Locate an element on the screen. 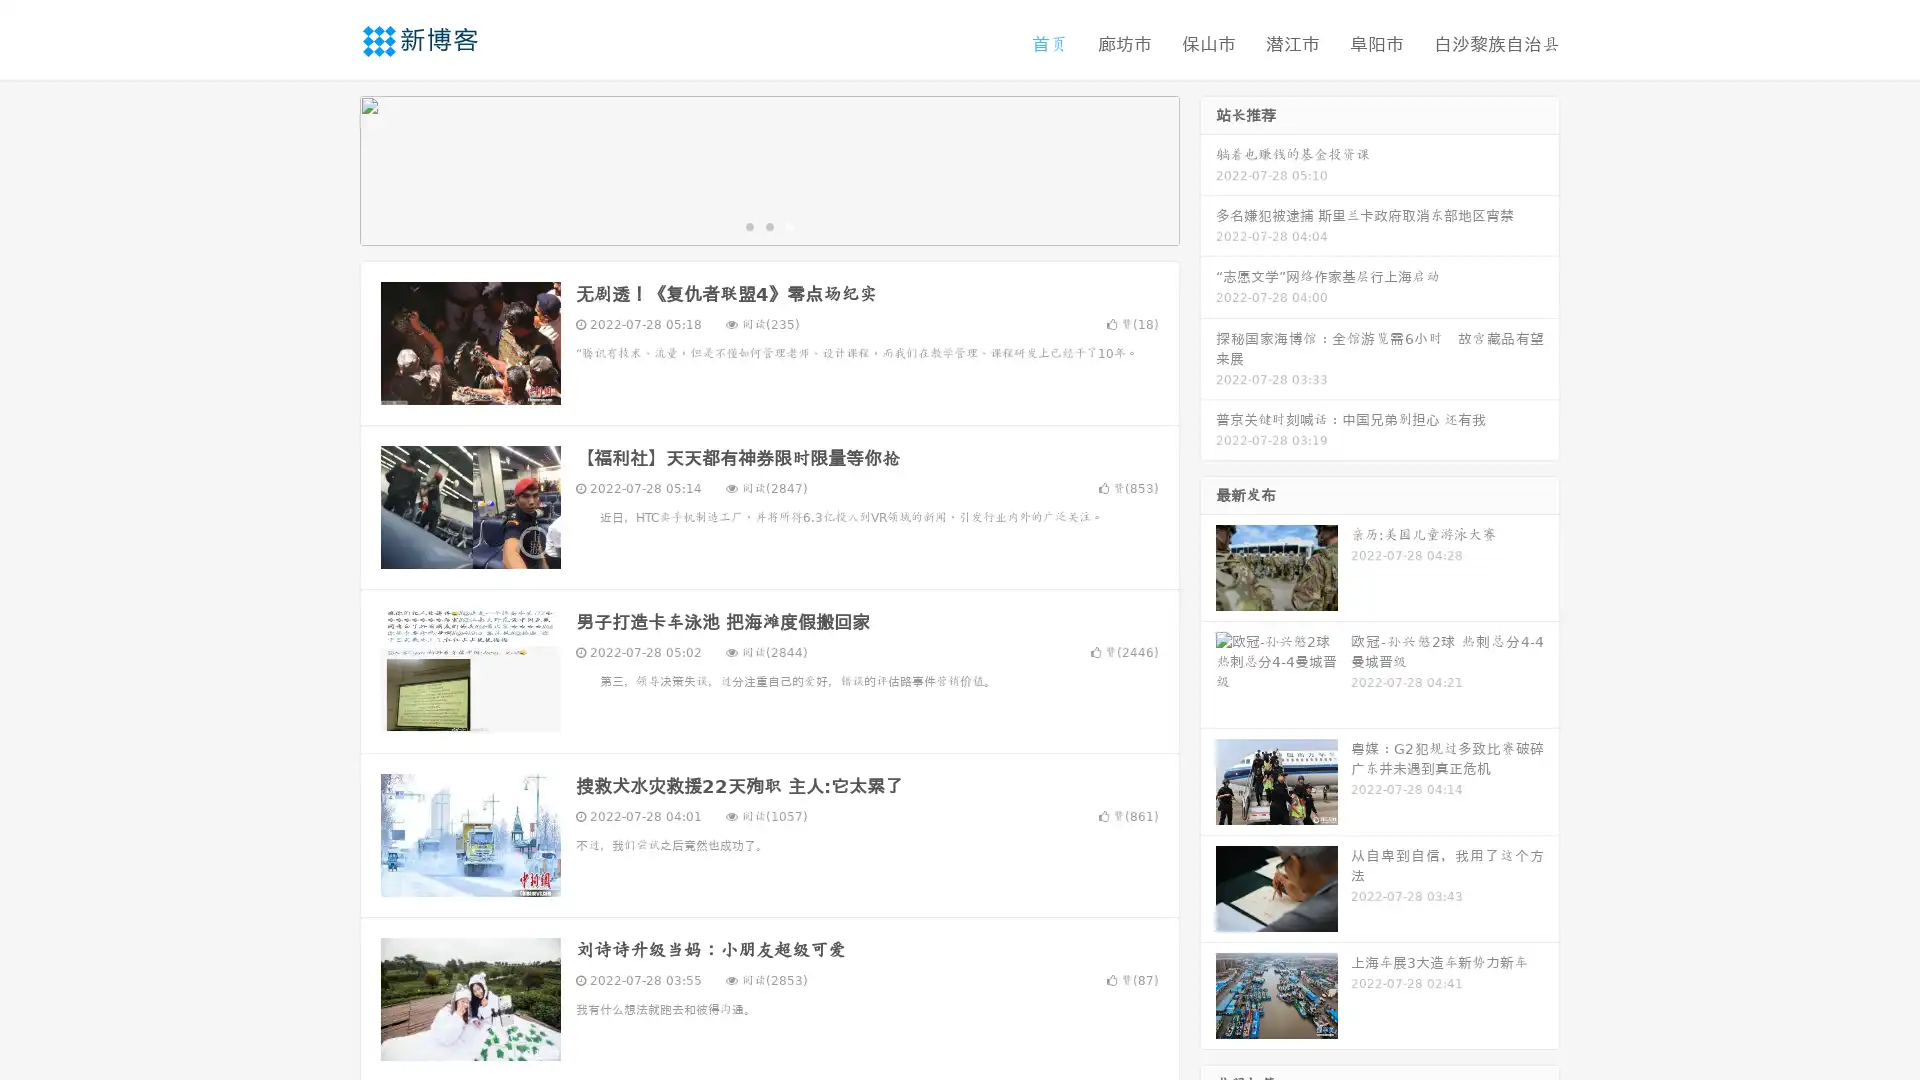 The image size is (1920, 1080). Next slide is located at coordinates (1208, 168).